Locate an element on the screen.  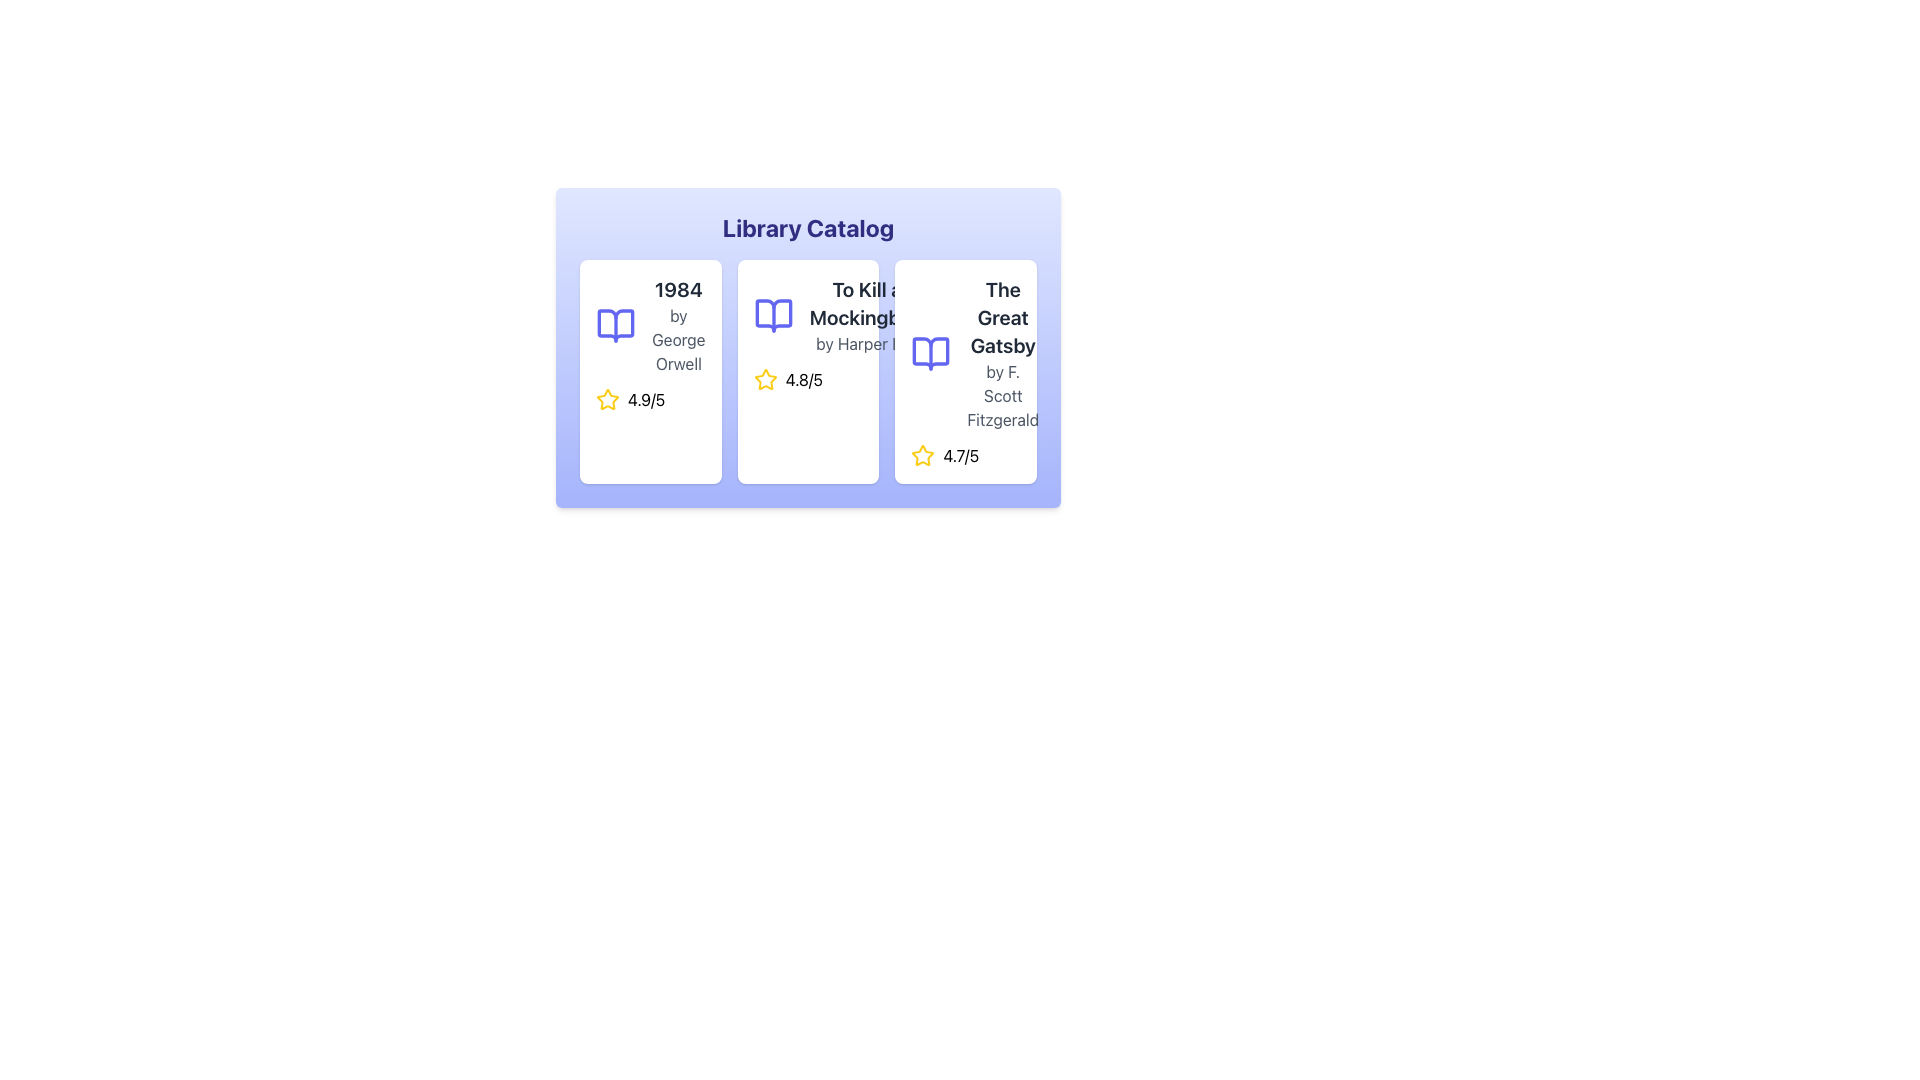
the book icon located in the rightmost card of three horizontal cards, which visually represents 'The Great Gatsby by F. Scott Fitzgerald' is located at coordinates (930, 353).